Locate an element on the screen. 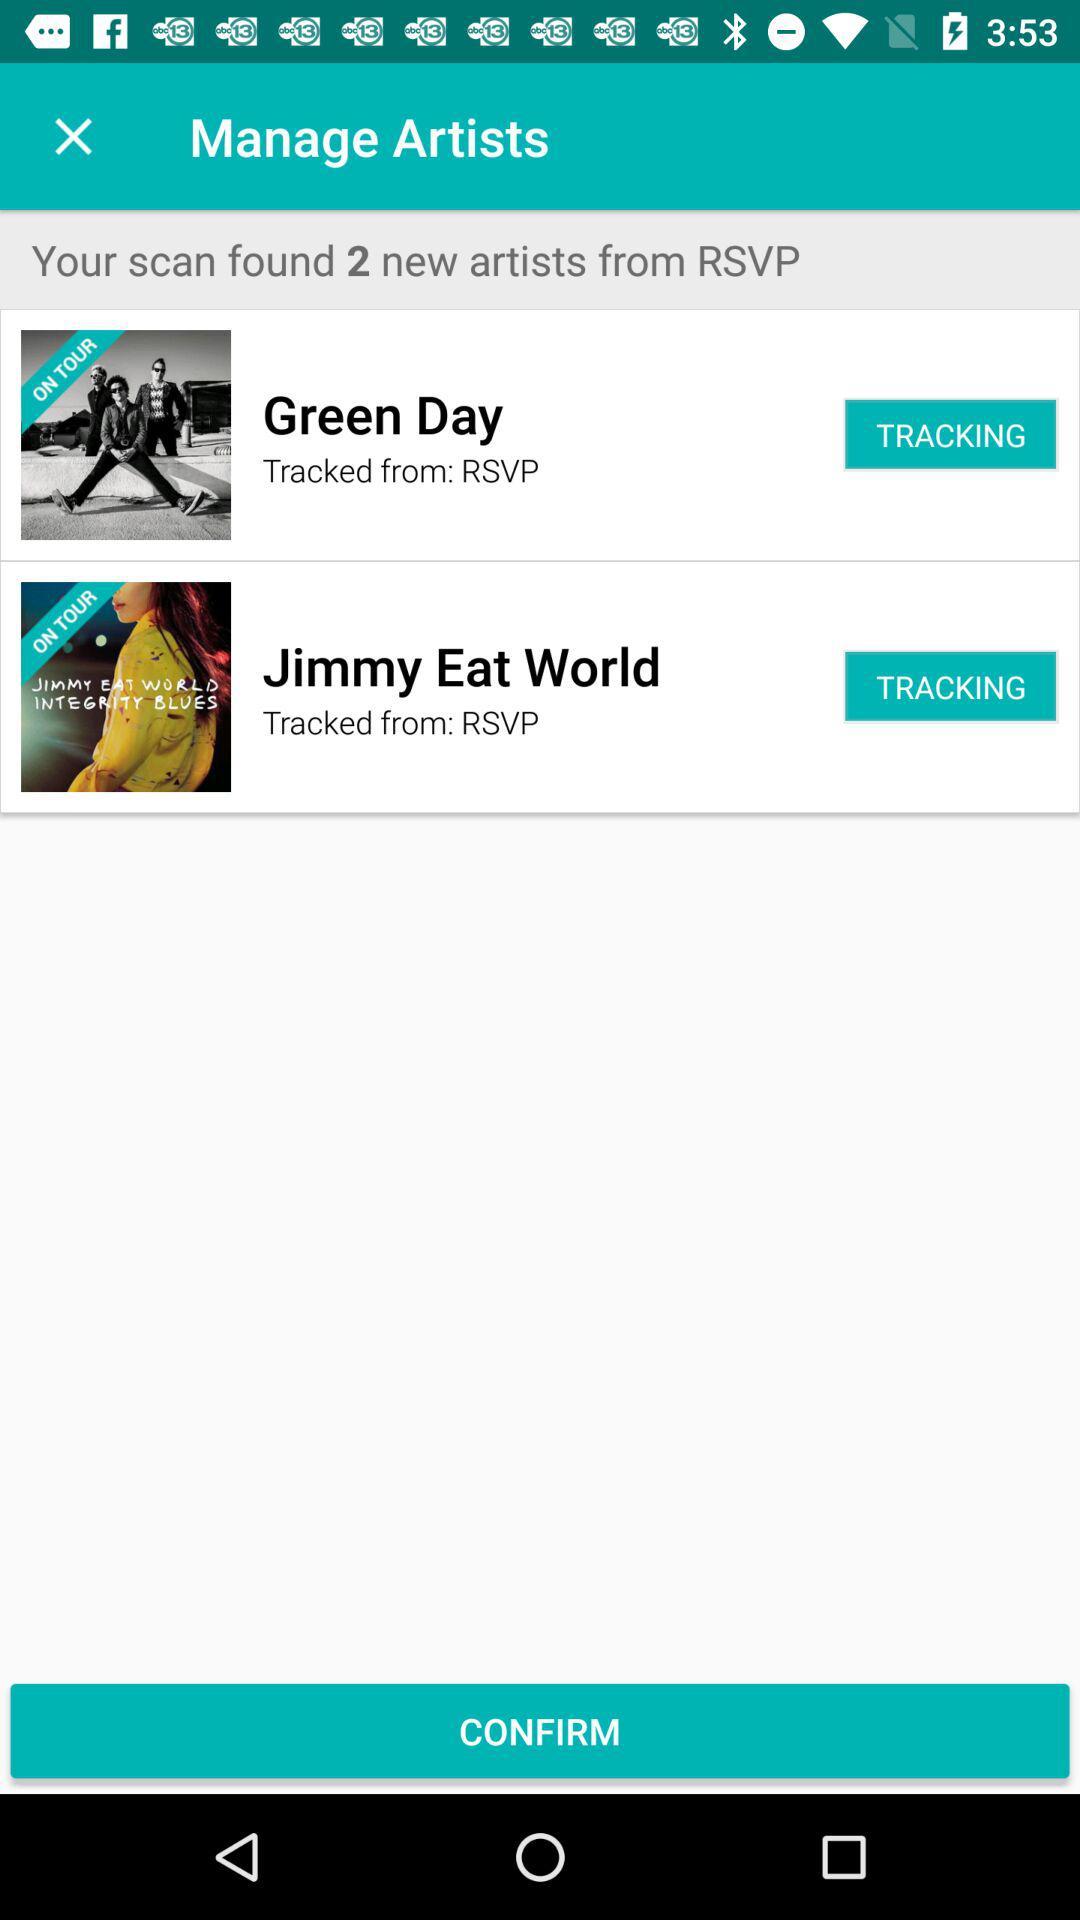 The width and height of the screenshot is (1080, 1920). the item next to the manage artists is located at coordinates (72, 135).